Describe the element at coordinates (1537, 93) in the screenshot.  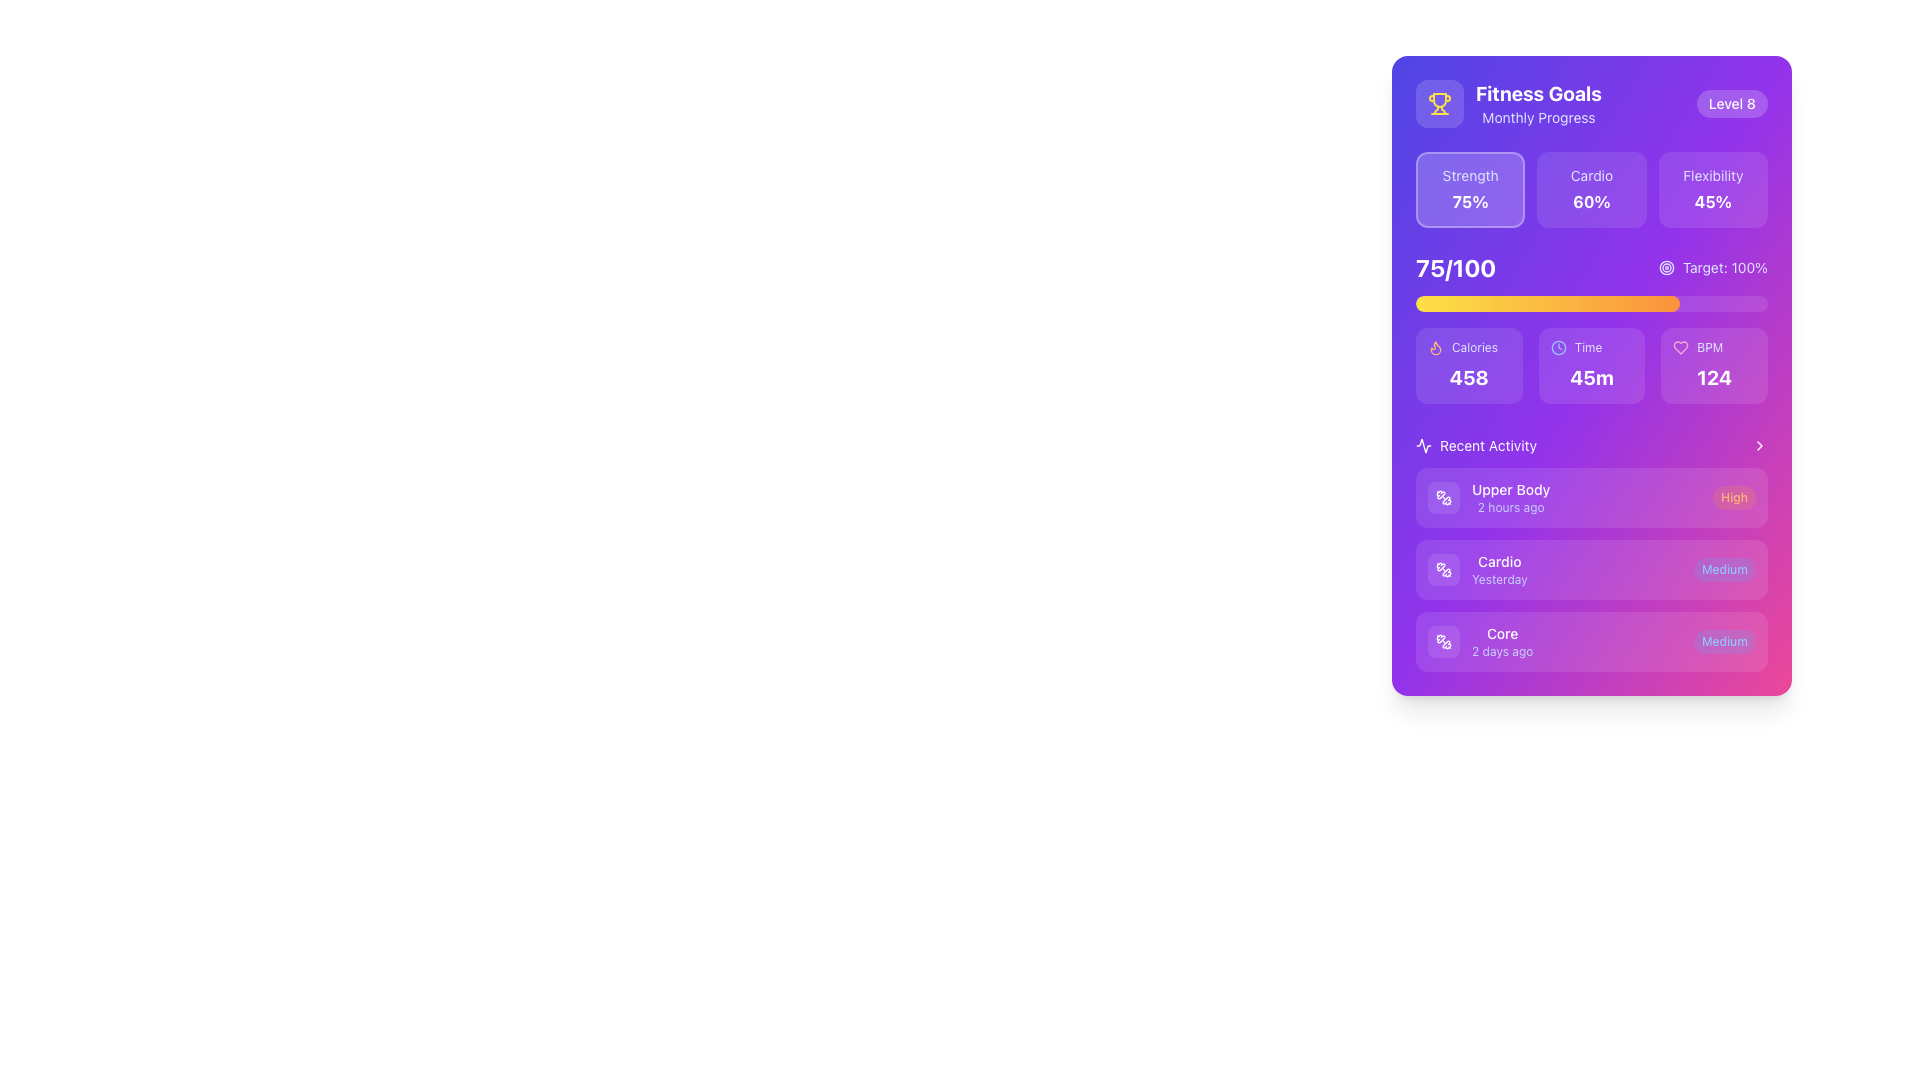
I see `text from the header element displaying 'Fitness Goals' in a bold, white font on a purple background, located at the top-center of the card interface` at that location.